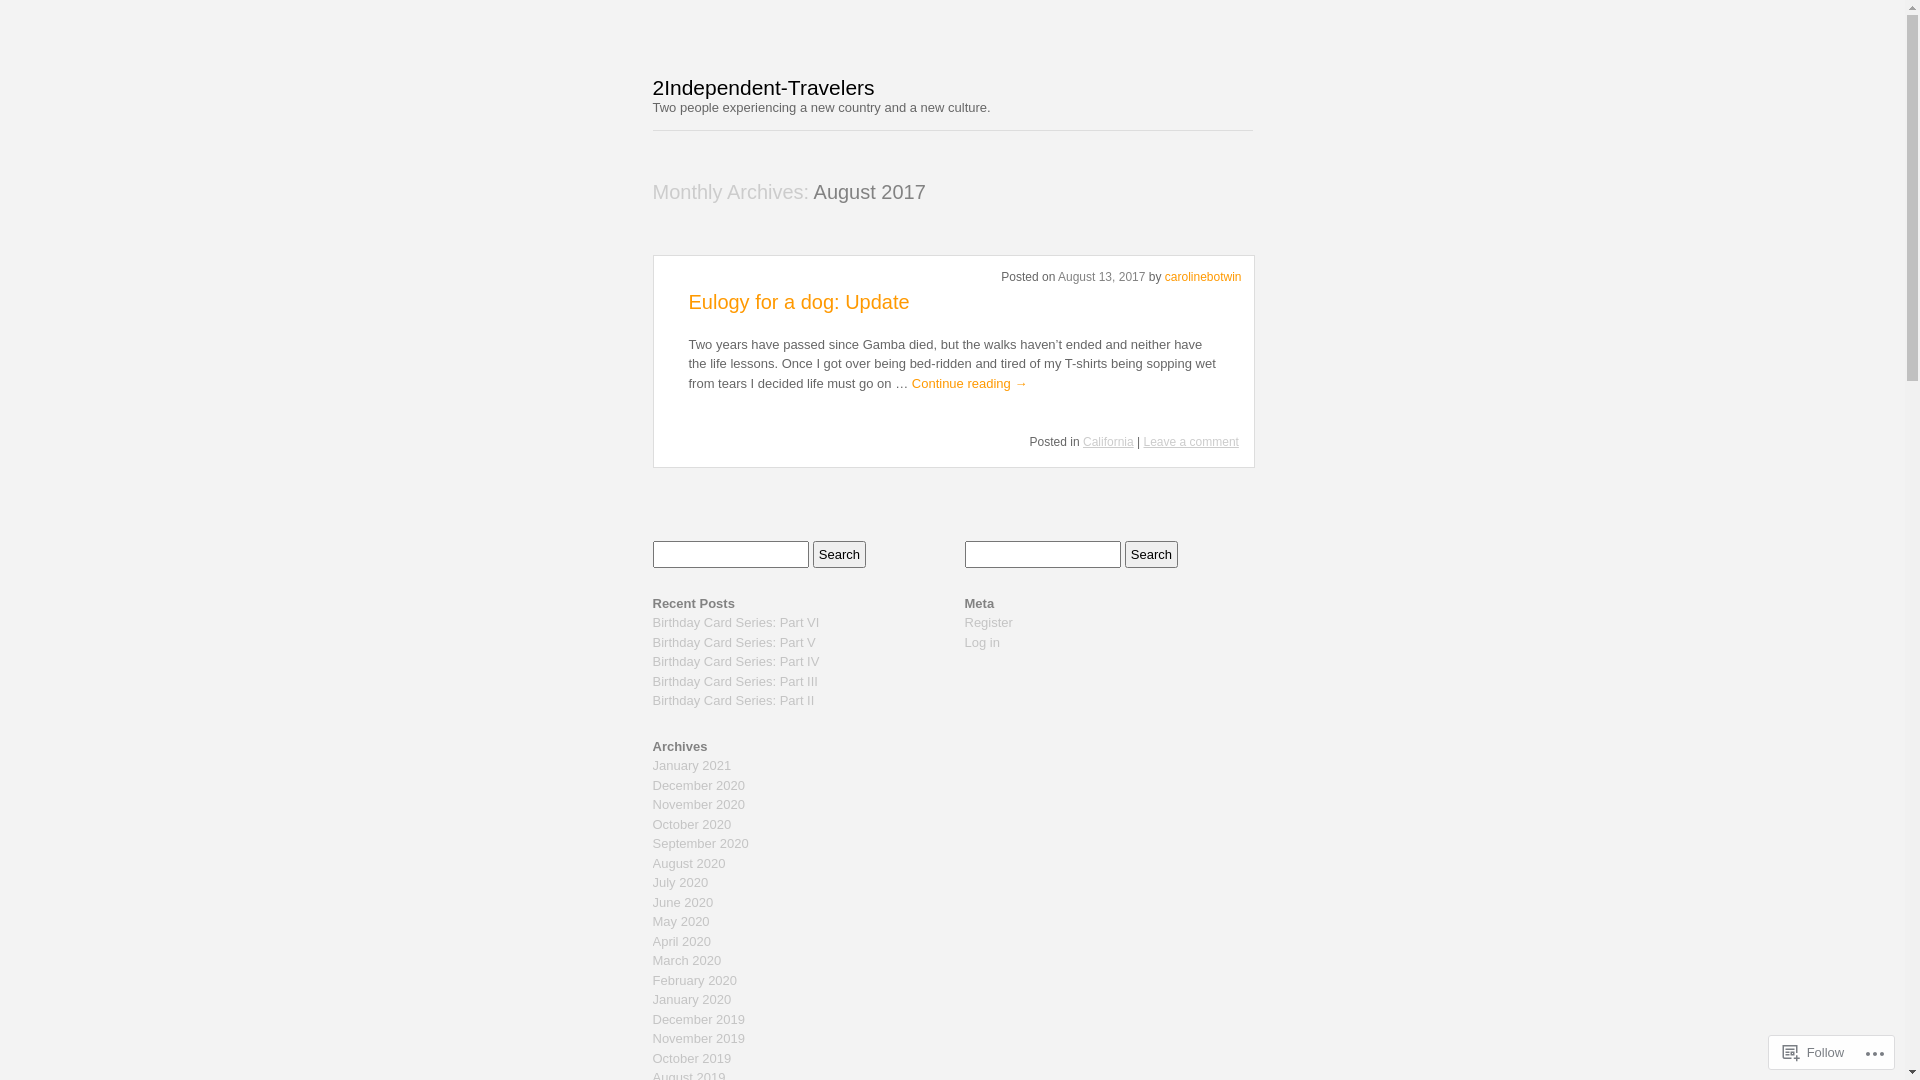 The width and height of the screenshot is (1920, 1080). Describe the element at coordinates (1151, 554) in the screenshot. I see `'Search'` at that location.